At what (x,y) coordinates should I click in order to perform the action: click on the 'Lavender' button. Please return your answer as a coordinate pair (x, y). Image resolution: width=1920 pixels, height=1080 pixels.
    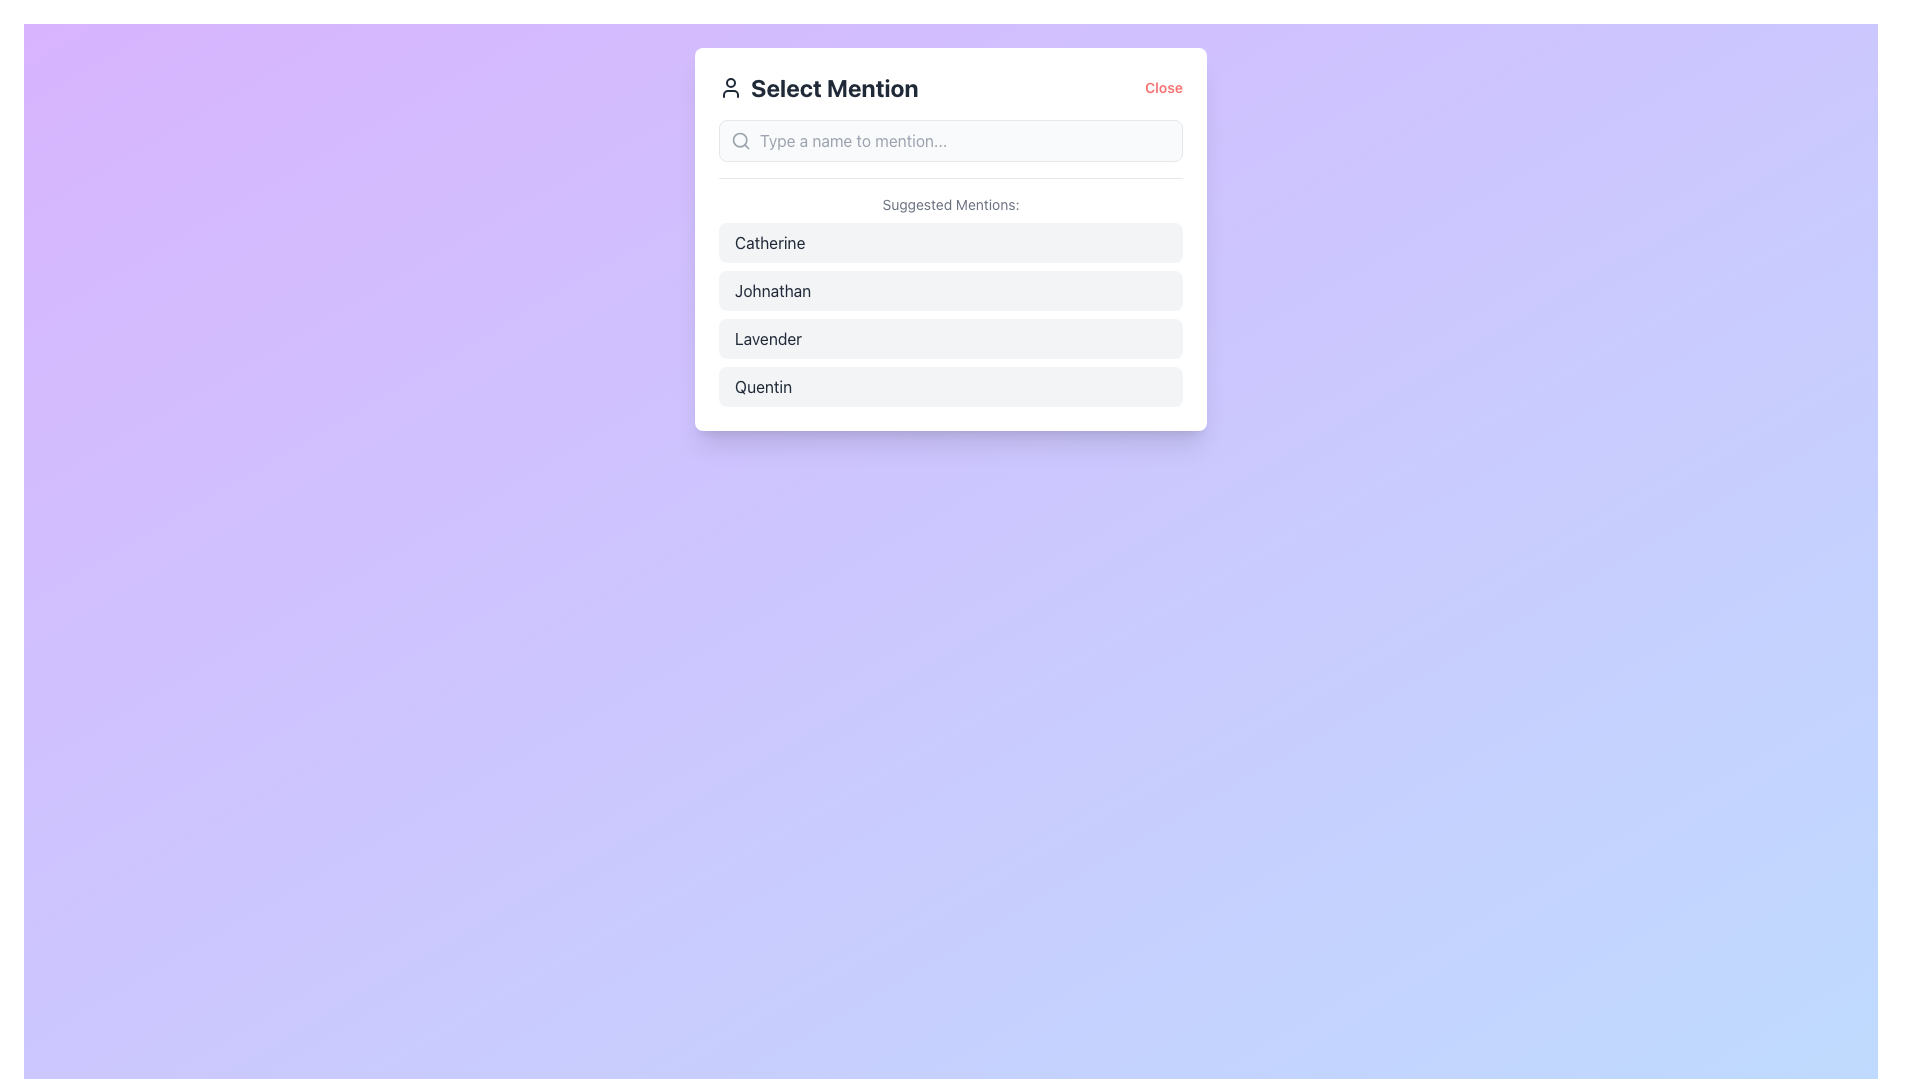
    Looking at the image, I should click on (949, 338).